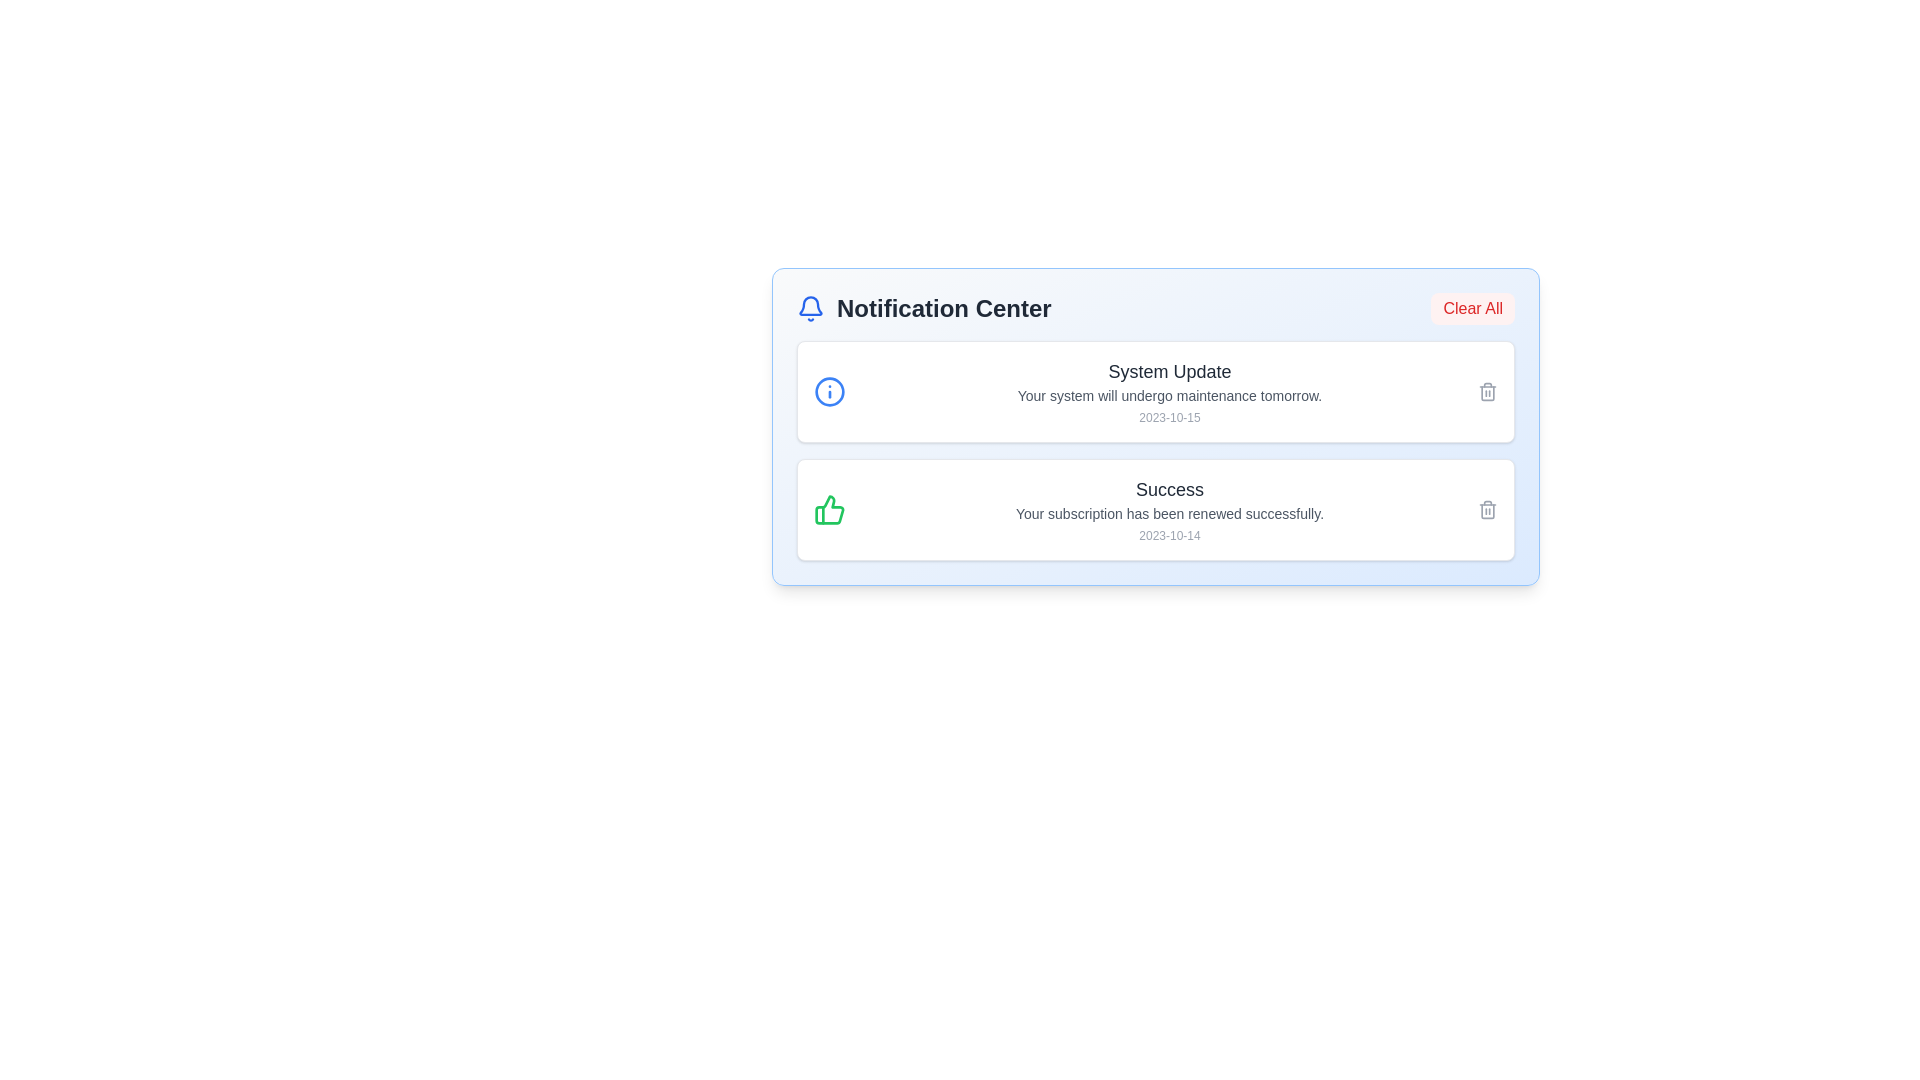  Describe the element at coordinates (1170, 535) in the screenshot. I see `the timestamp text label that indicates when the notification occurred, positioned below the main message about subscription renewal` at that location.